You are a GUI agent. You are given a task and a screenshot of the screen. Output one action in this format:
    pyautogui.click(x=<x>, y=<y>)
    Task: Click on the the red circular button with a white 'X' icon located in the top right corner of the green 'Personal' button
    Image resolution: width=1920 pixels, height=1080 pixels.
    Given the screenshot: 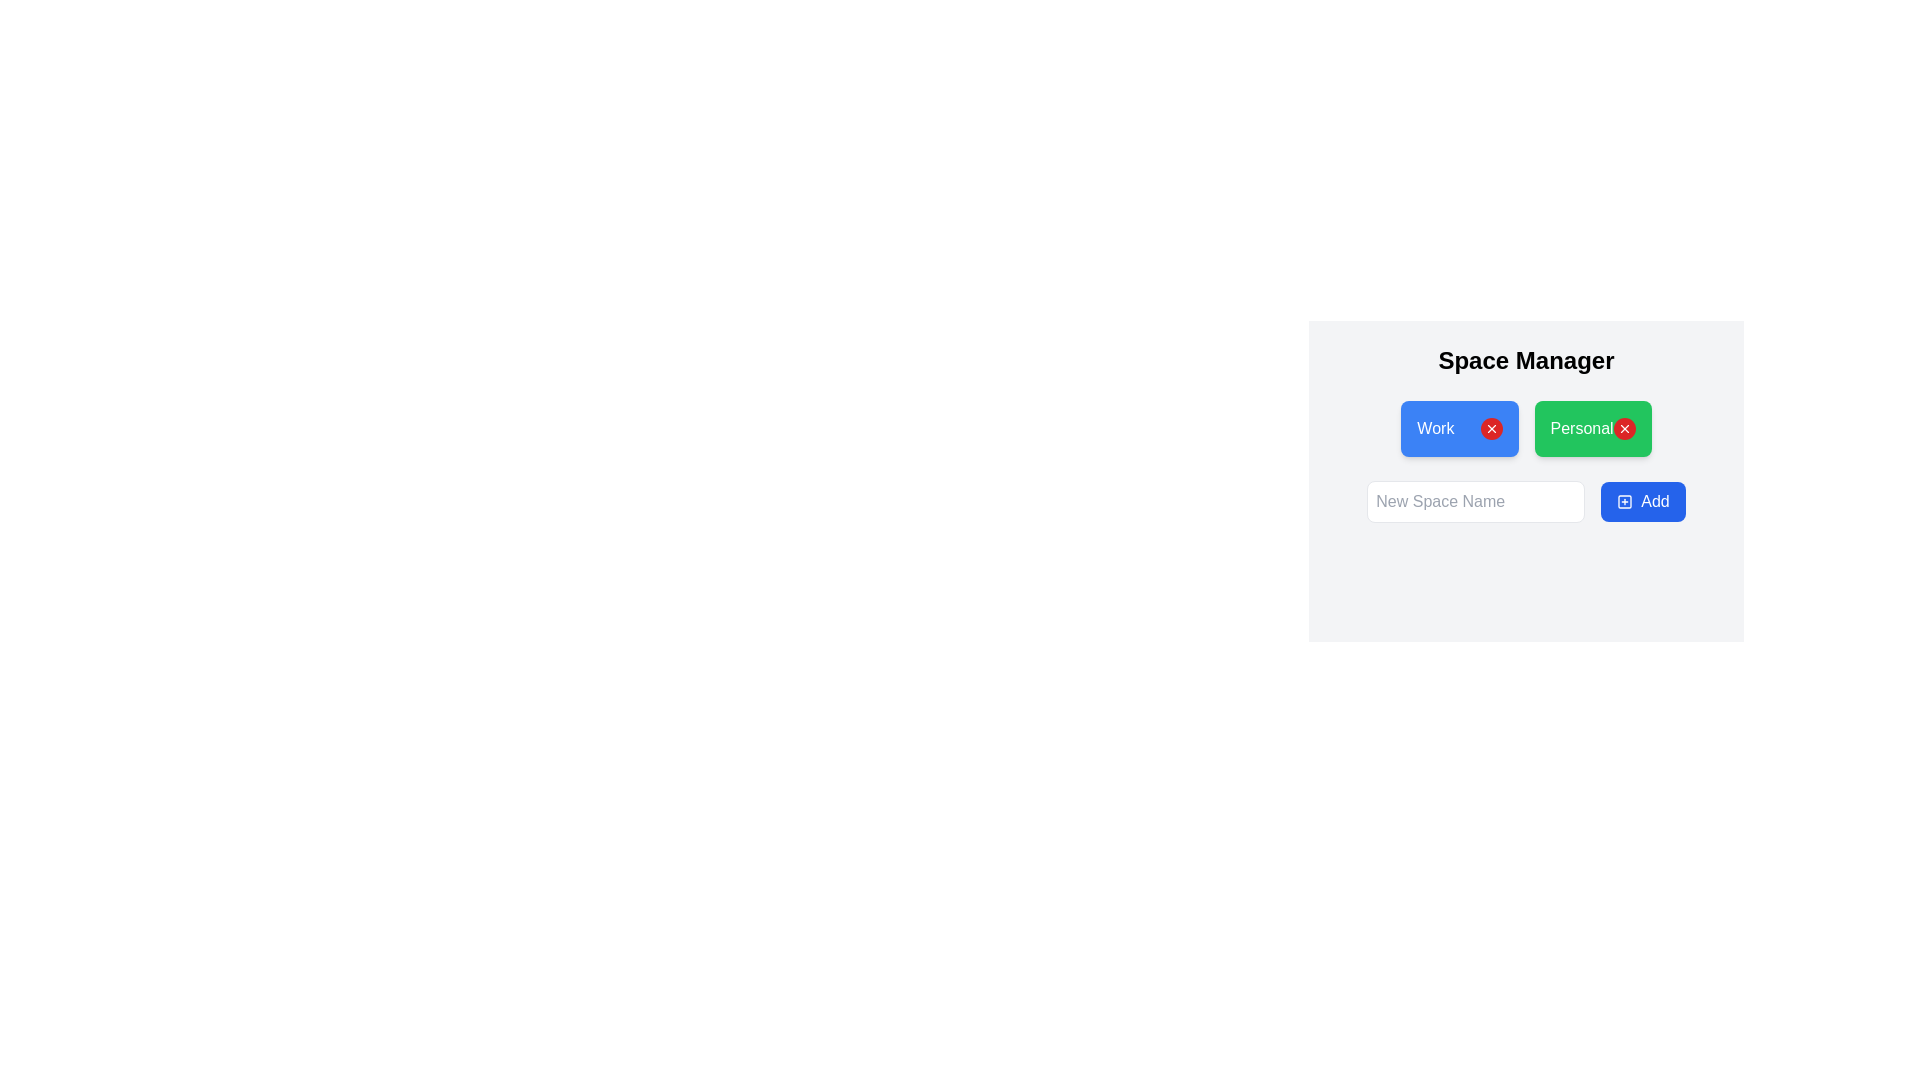 What is the action you would take?
    pyautogui.click(x=1491, y=427)
    